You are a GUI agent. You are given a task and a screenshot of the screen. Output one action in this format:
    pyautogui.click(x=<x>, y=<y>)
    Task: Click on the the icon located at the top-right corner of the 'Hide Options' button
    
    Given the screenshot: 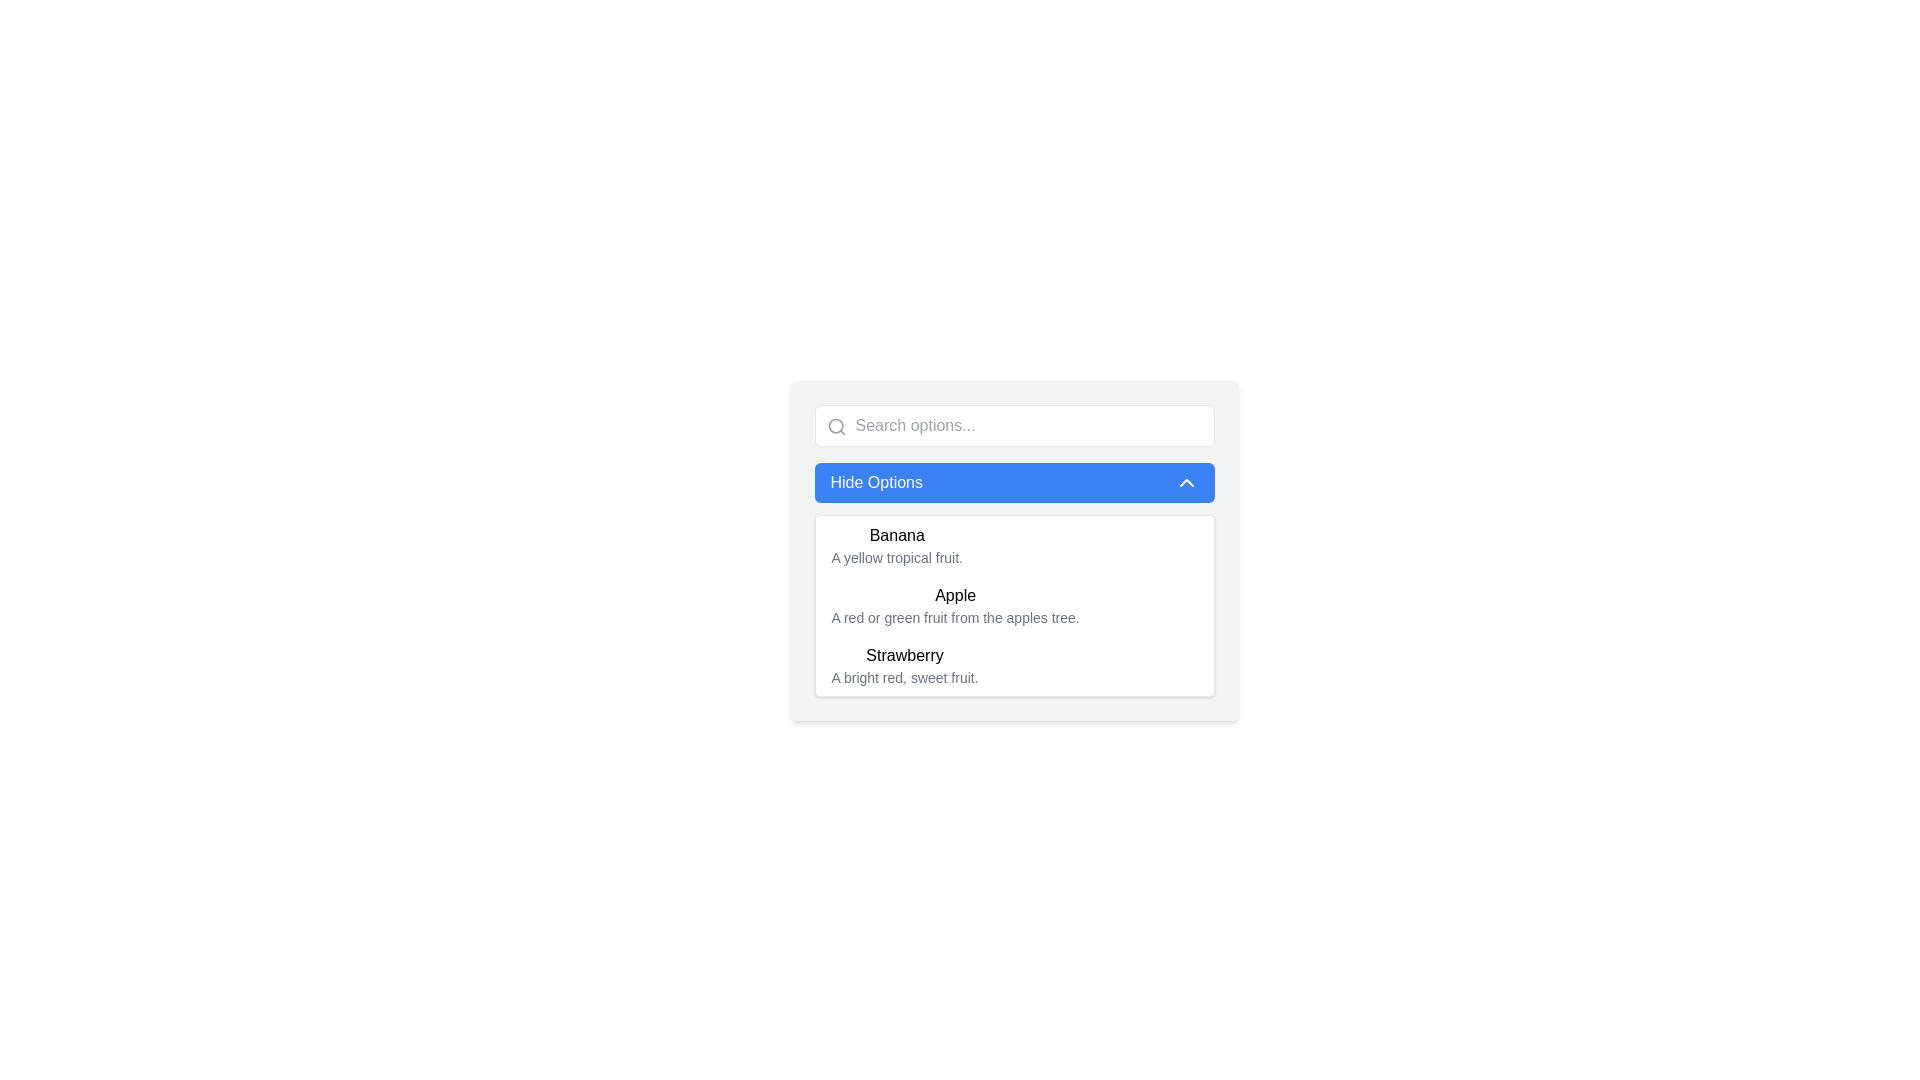 What is the action you would take?
    pyautogui.click(x=1186, y=482)
    